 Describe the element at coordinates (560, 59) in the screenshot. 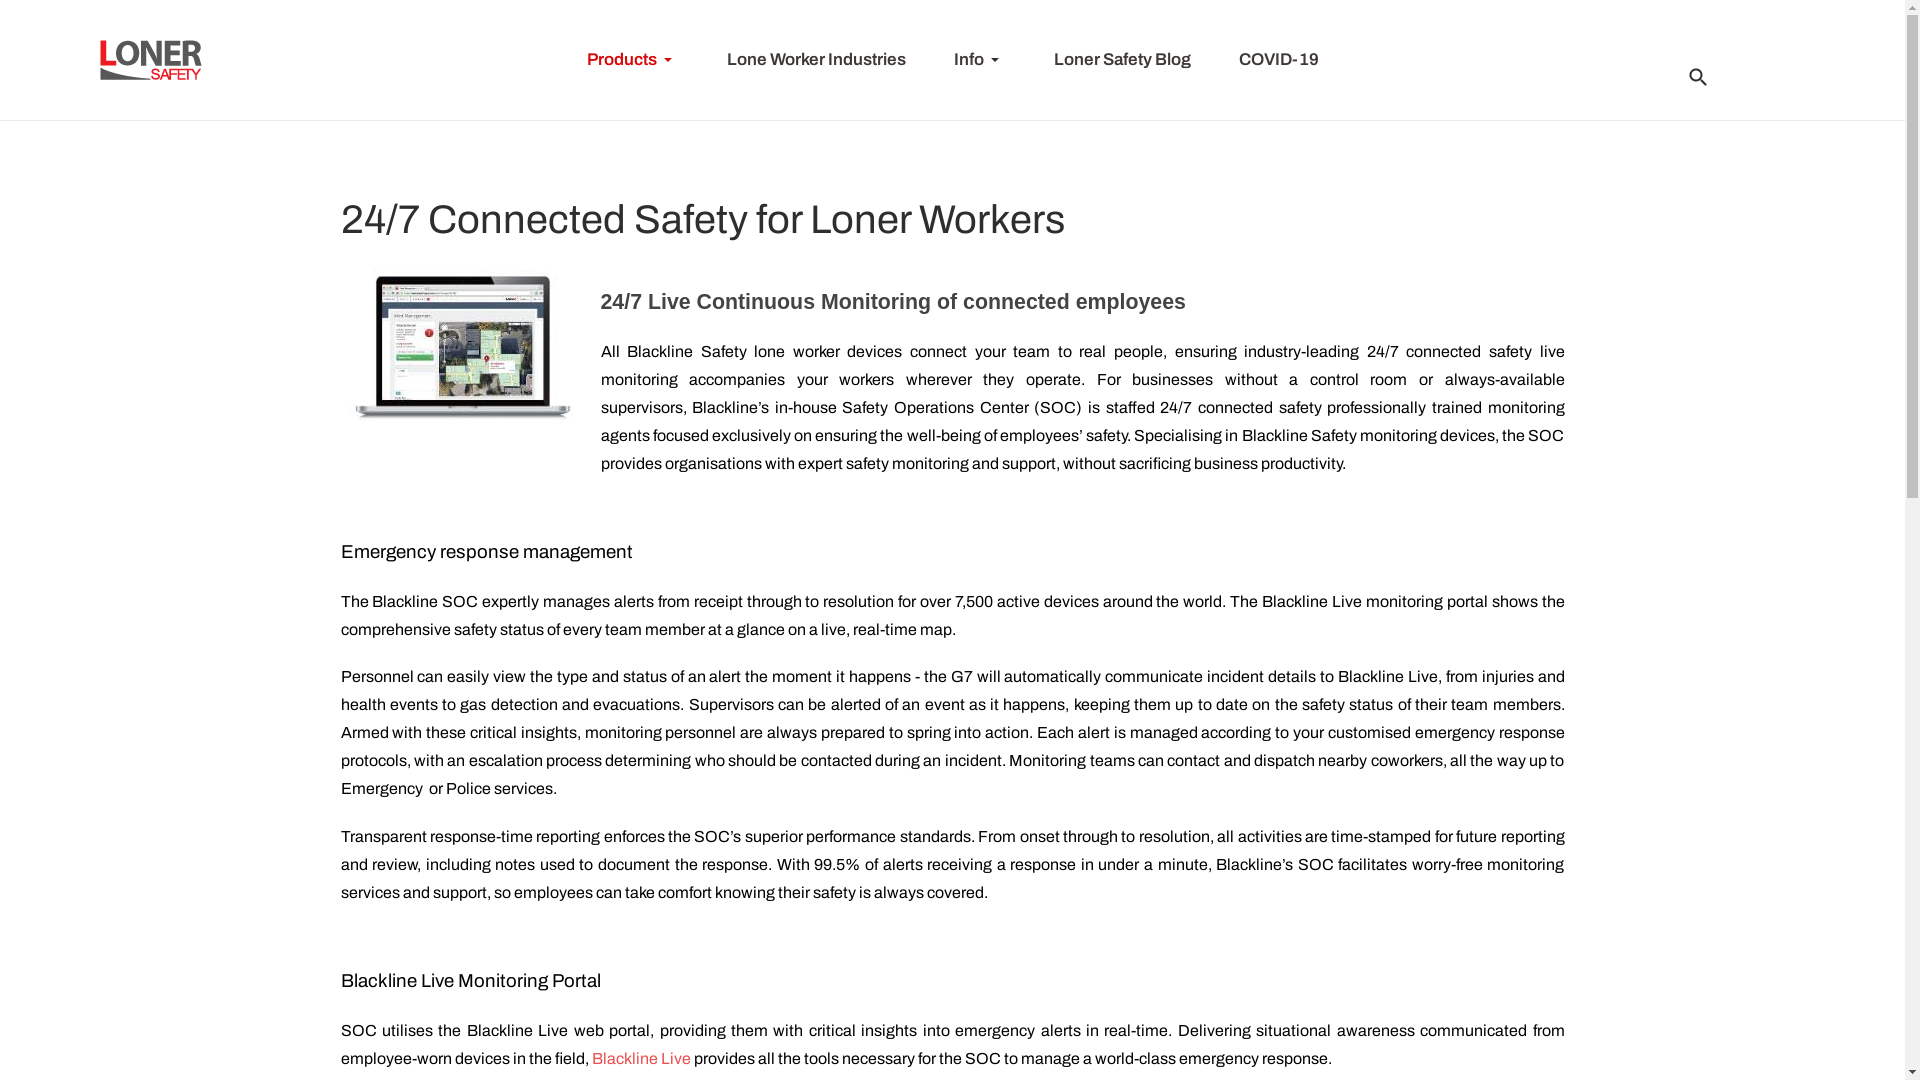

I see `'Products'` at that location.